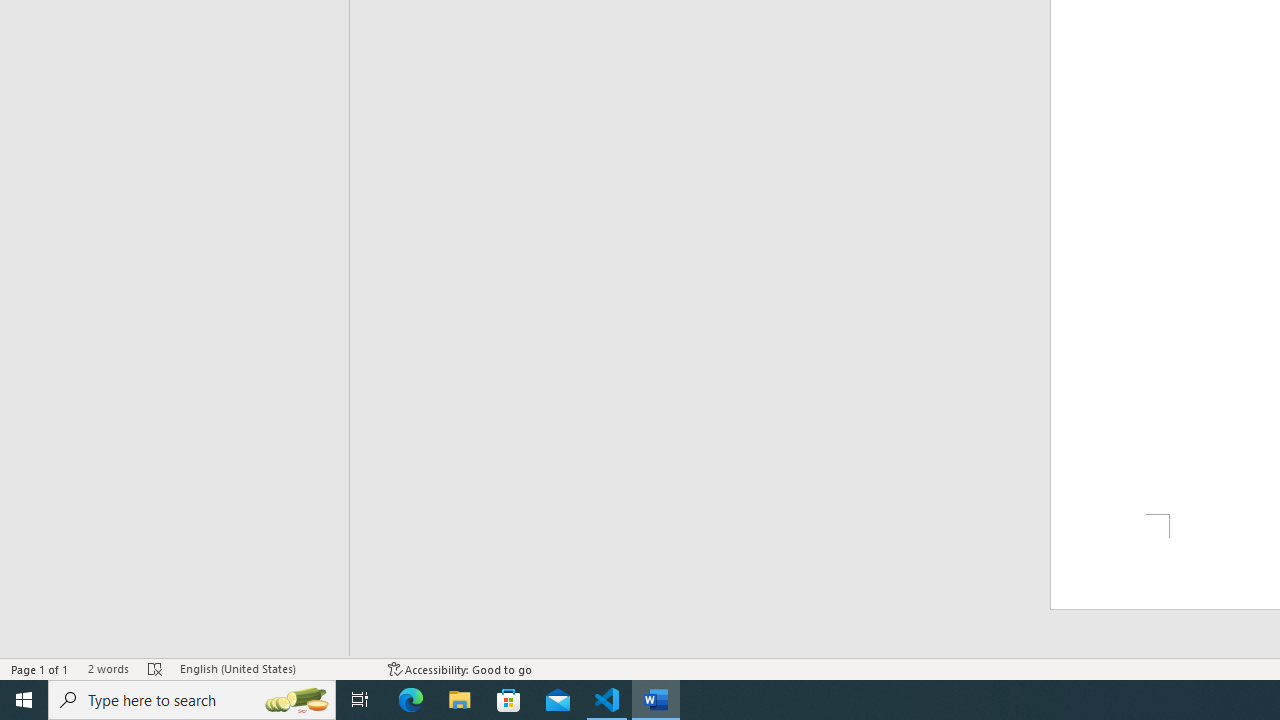 The height and width of the screenshot is (720, 1280). Describe the element at coordinates (459, 669) in the screenshot. I see `'Accessibility Checker Accessibility: Good to go'` at that location.